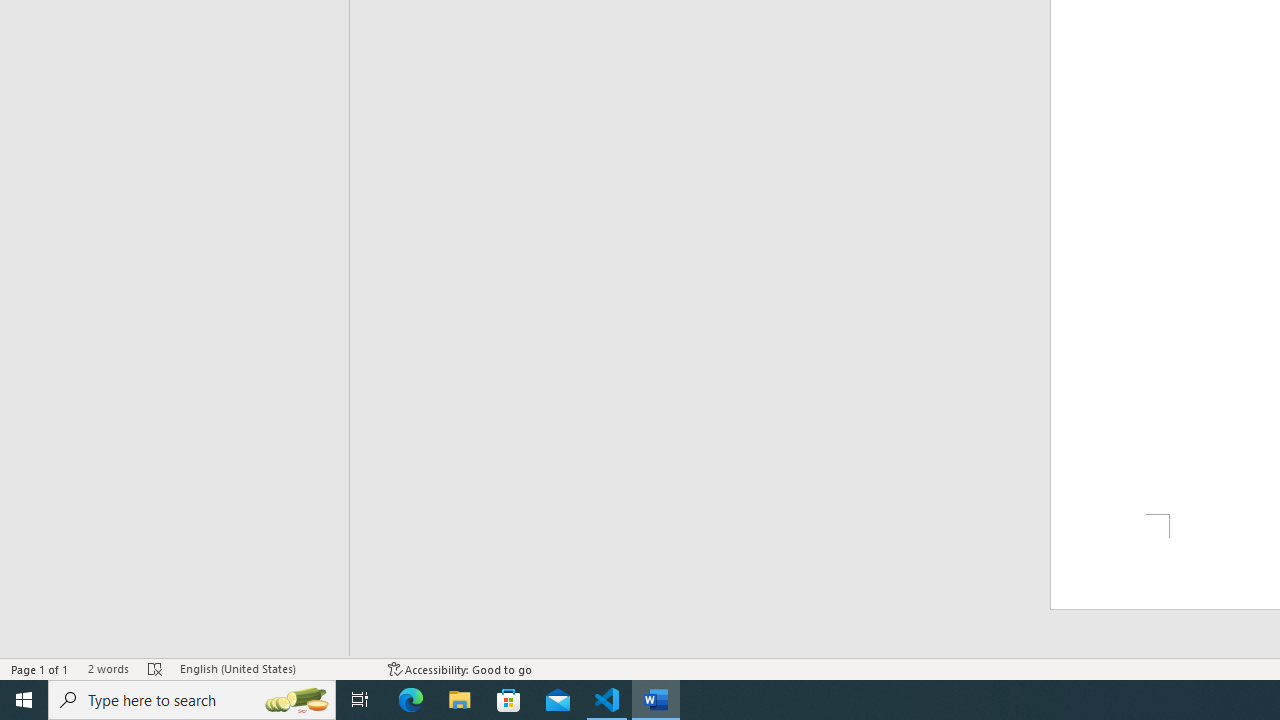 The height and width of the screenshot is (720, 1280). Describe the element at coordinates (459, 669) in the screenshot. I see `'Accessibility Checker Accessibility: Good to go'` at that location.